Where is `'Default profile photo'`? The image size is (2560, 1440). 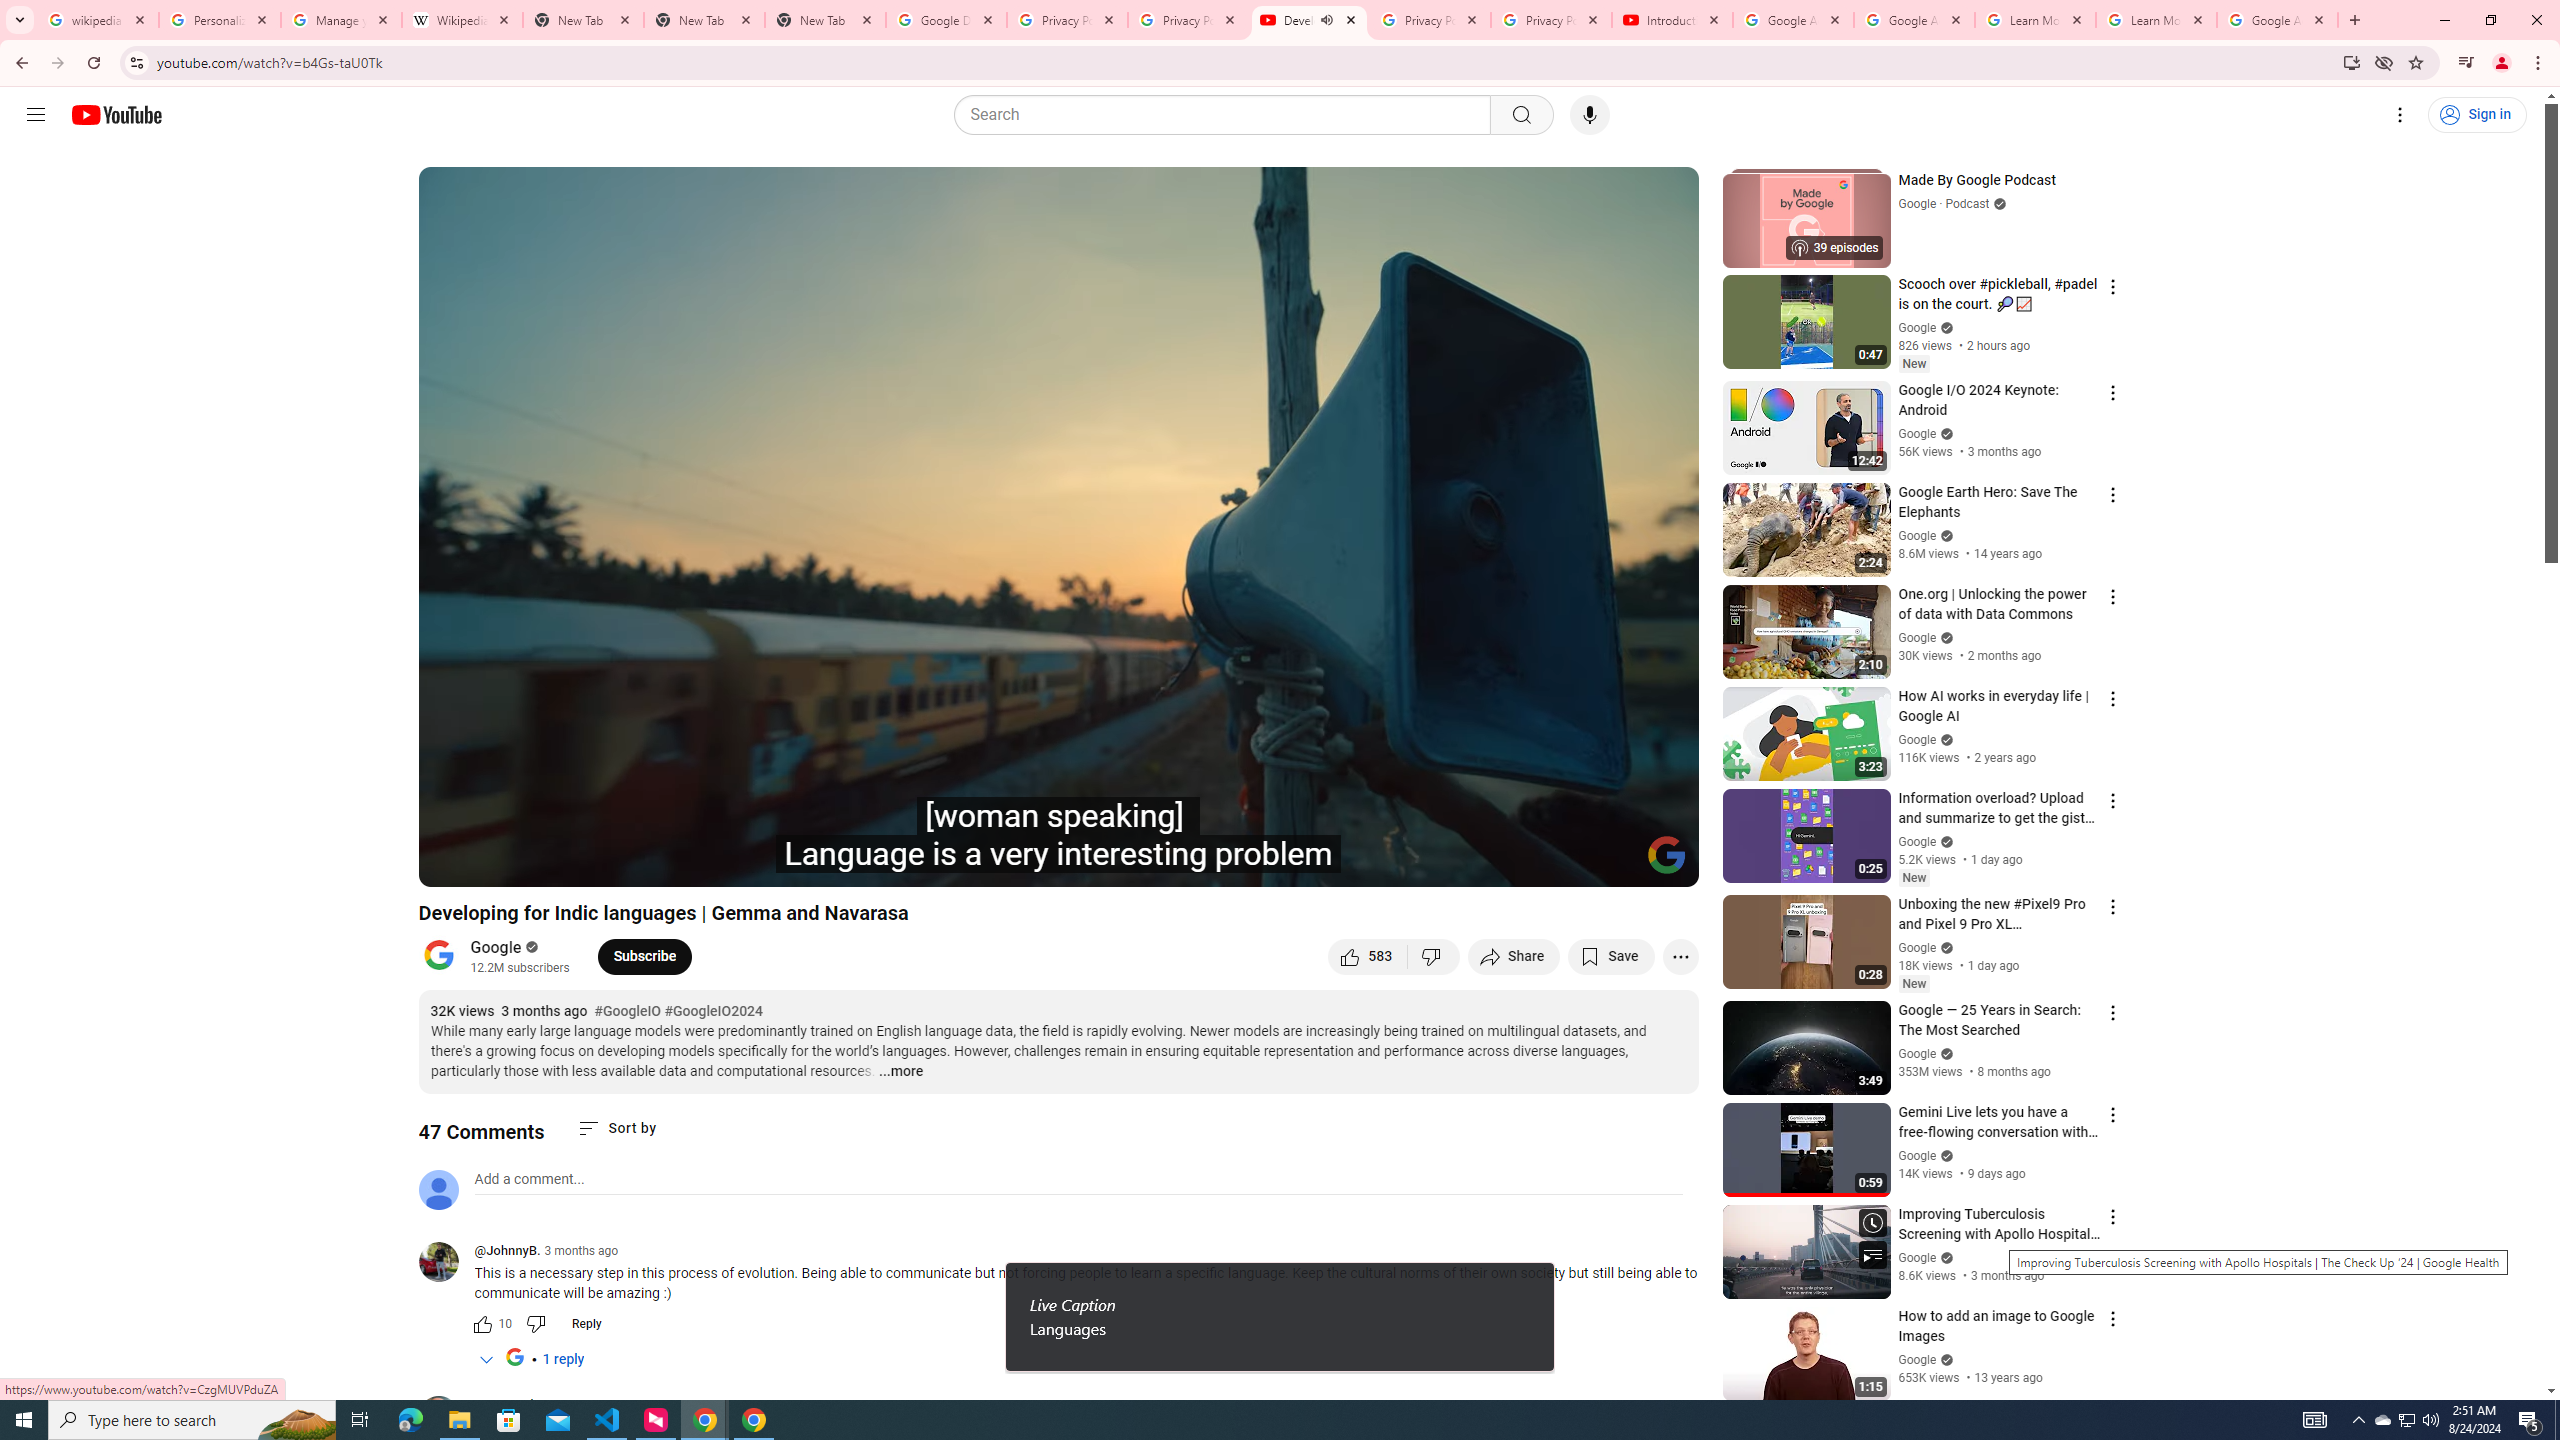
'Default profile photo' is located at coordinates (436, 1188).